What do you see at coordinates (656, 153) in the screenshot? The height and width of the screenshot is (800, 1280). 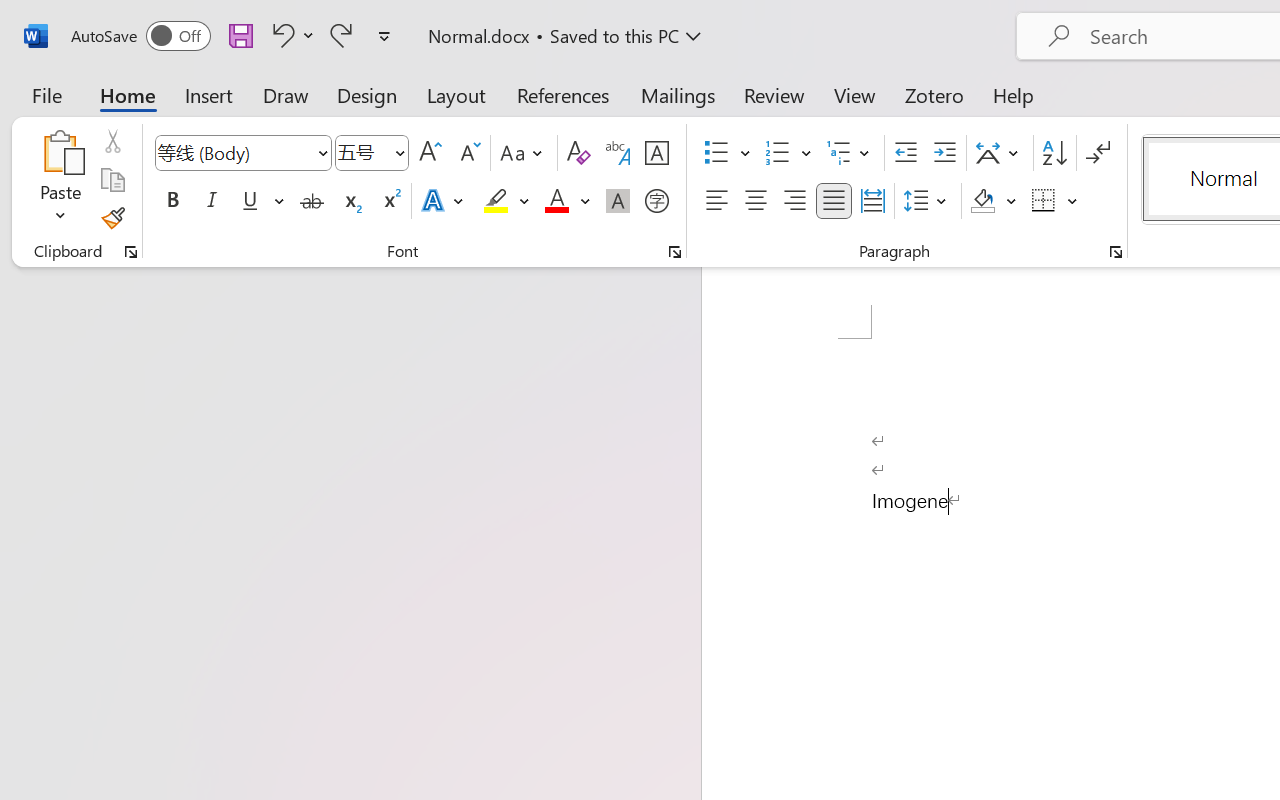 I see `'Character Border'` at bounding box center [656, 153].